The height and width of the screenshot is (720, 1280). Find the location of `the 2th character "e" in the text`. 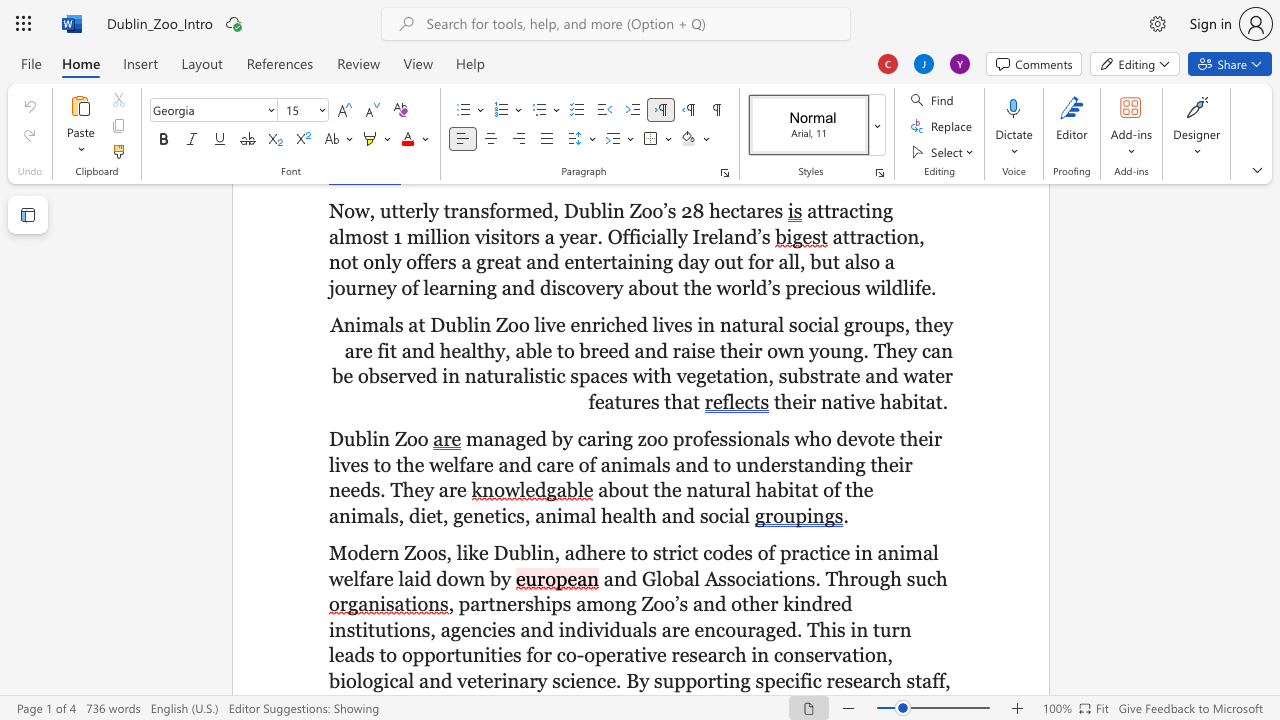

the 2th character "e" in the text is located at coordinates (868, 490).